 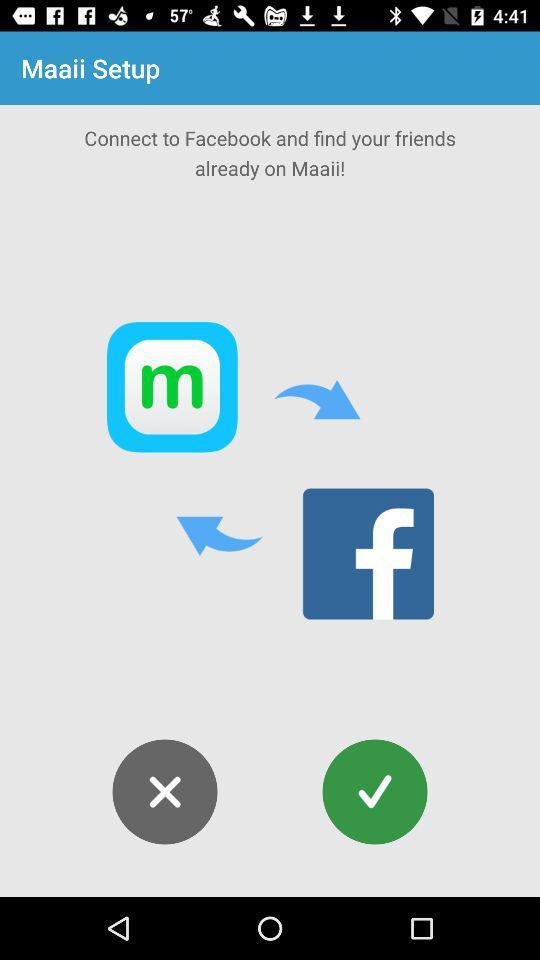 What do you see at coordinates (164, 792) in the screenshot?
I see `choose no` at bounding box center [164, 792].